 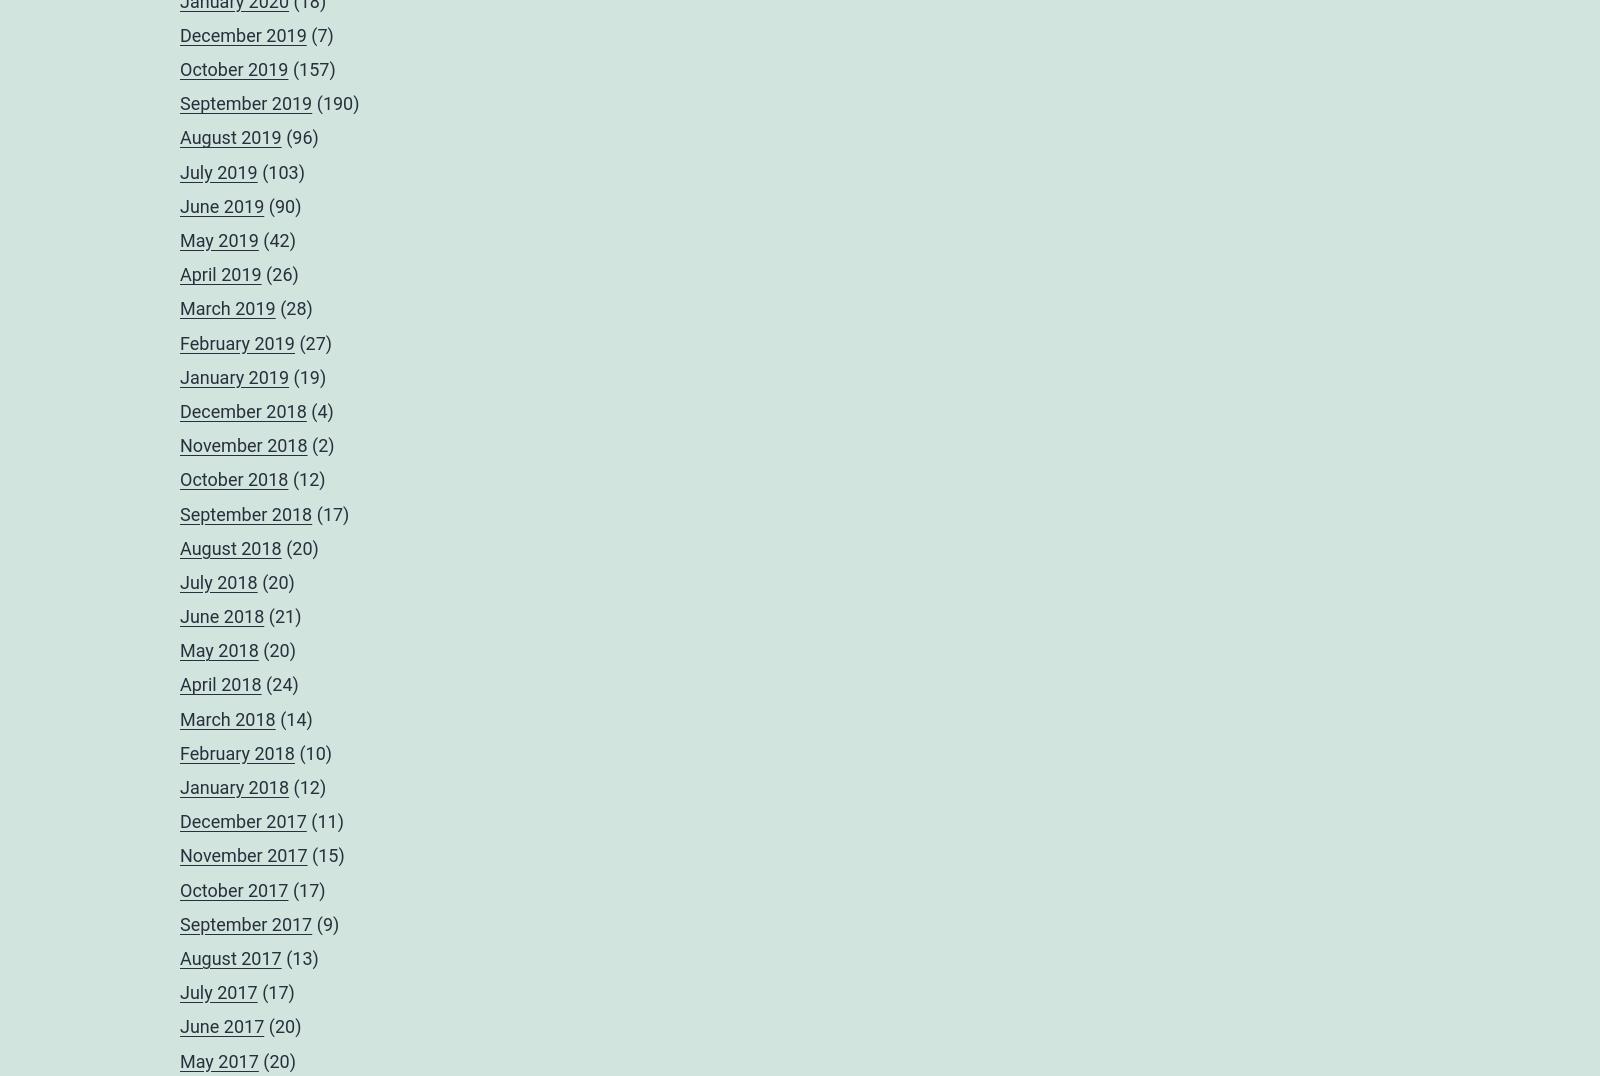 I want to click on '(4)', so click(x=319, y=410).